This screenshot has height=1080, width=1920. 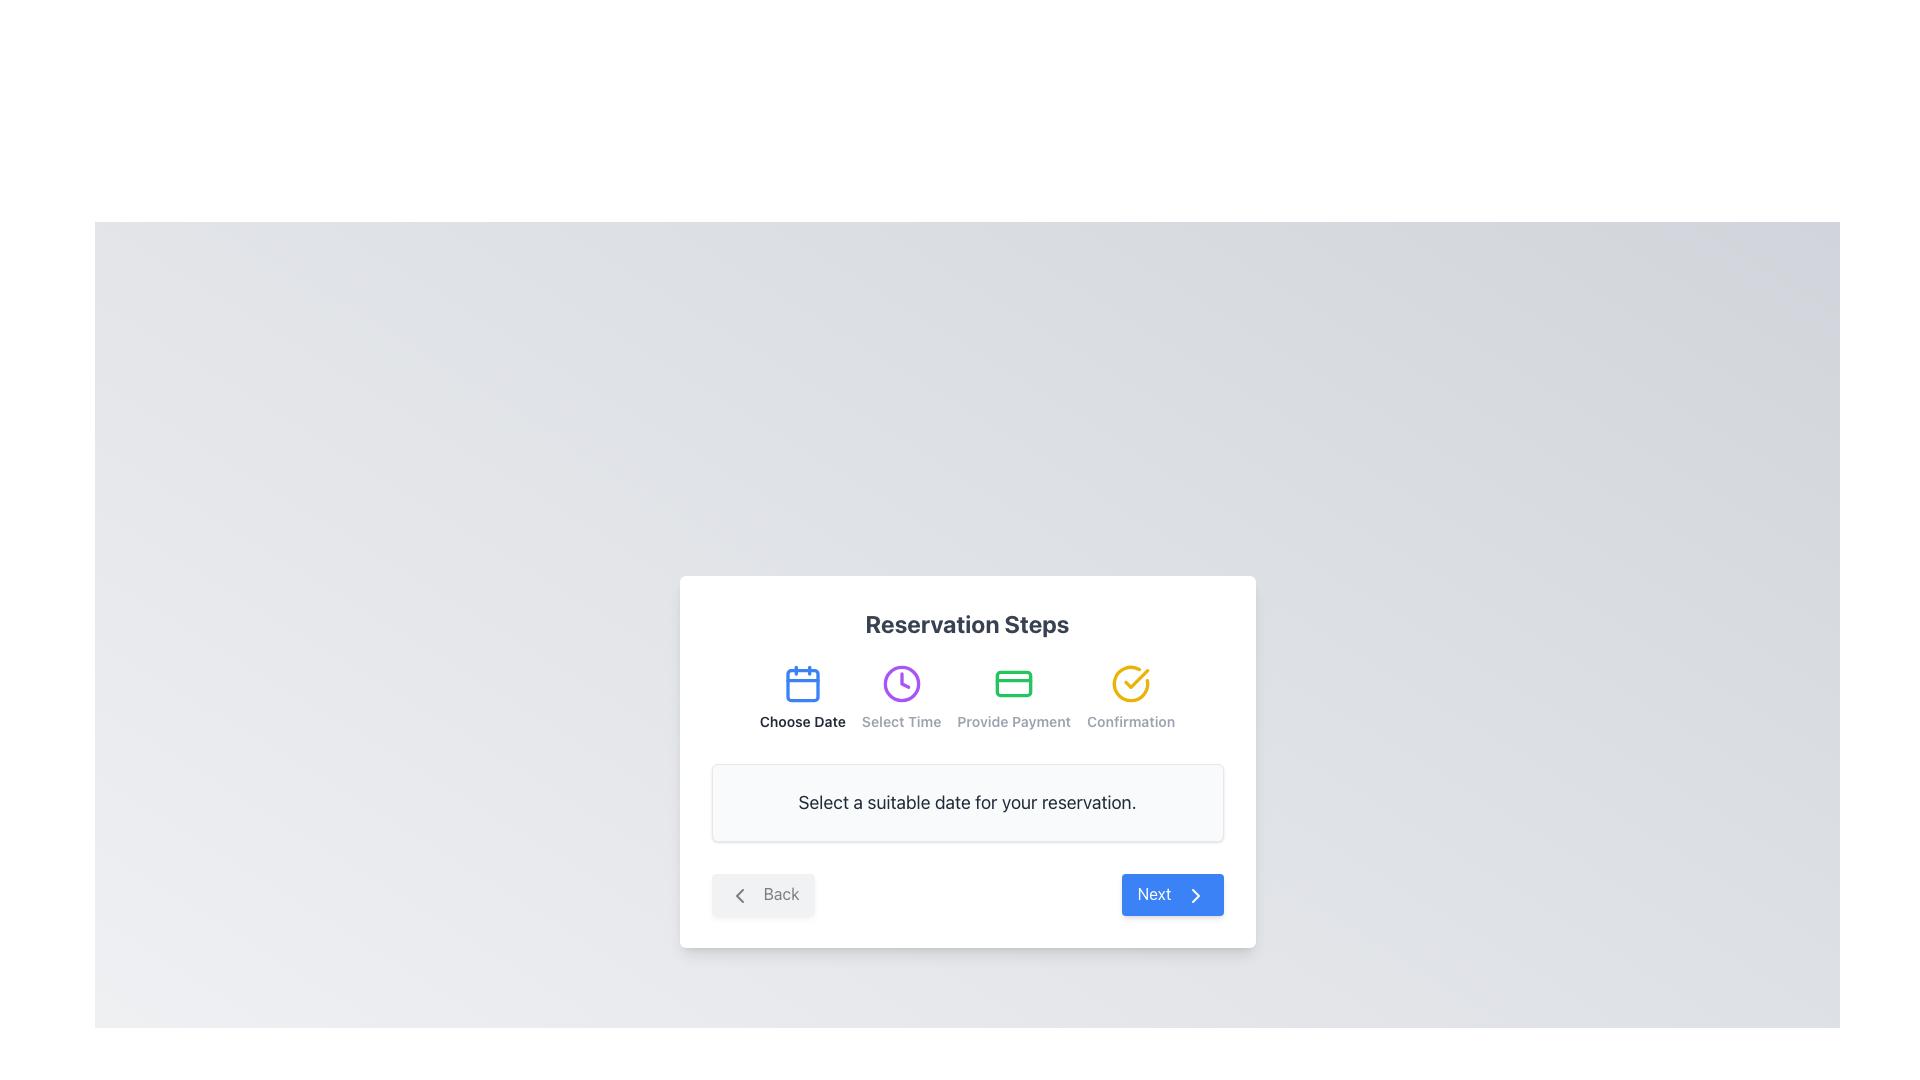 What do you see at coordinates (1014, 722) in the screenshot?
I see `the label indicating the third step in the reservation process for payment information, which is centered in the step section` at bounding box center [1014, 722].